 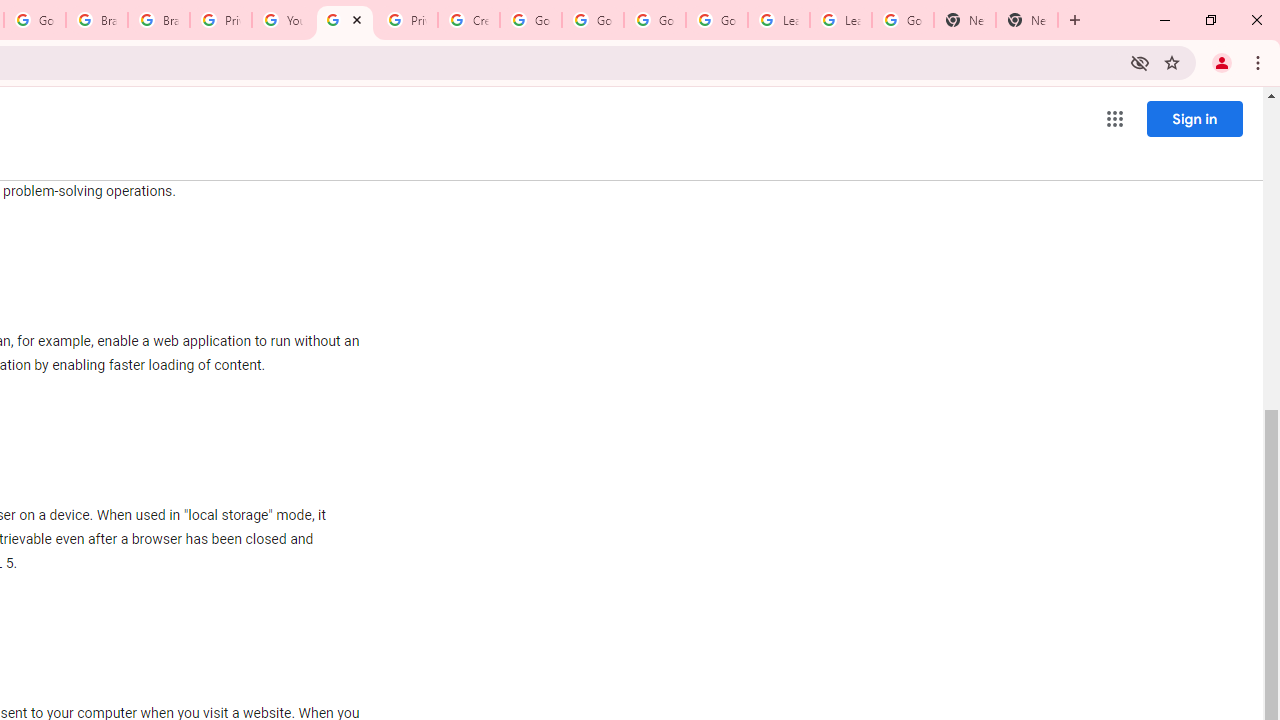 I want to click on 'YouTube', so click(x=281, y=20).